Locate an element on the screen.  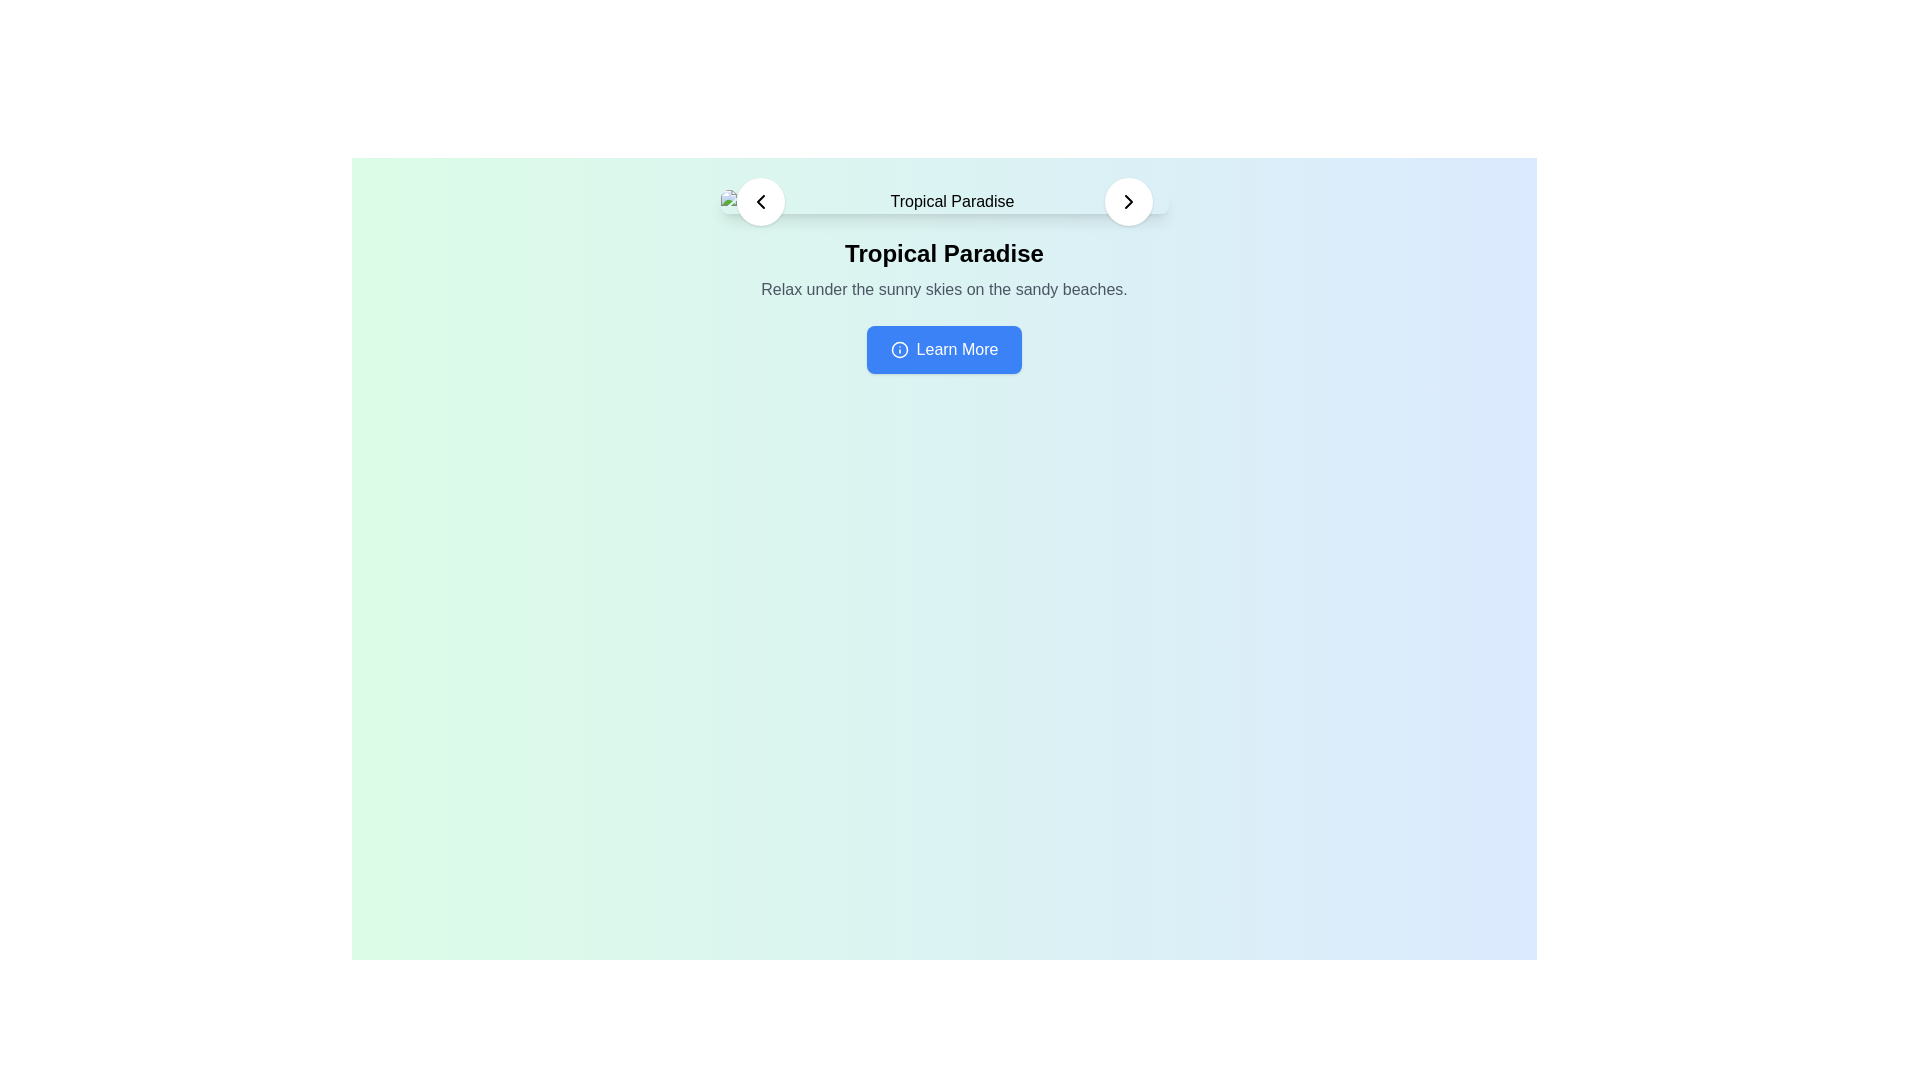
the 'Learn More' button which contains the icon that provides additional information or guidance is located at coordinates (898, 349).